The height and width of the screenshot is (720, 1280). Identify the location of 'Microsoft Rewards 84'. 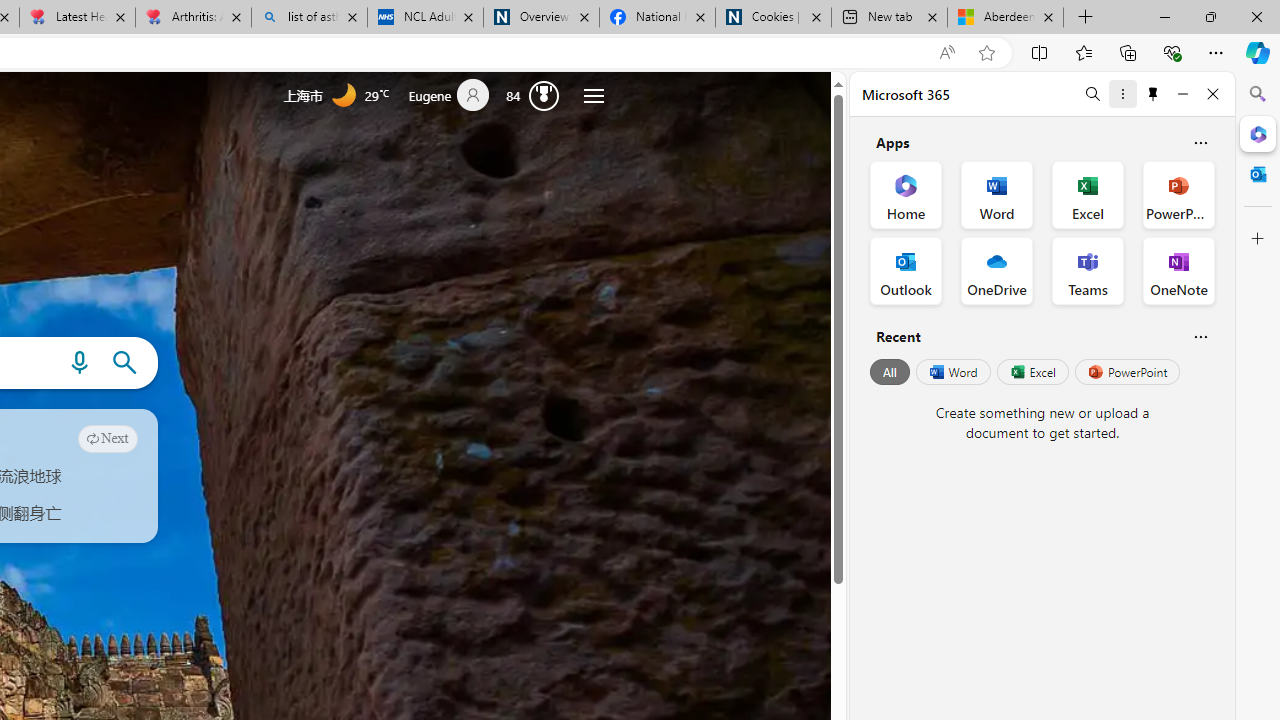
(537, 95).